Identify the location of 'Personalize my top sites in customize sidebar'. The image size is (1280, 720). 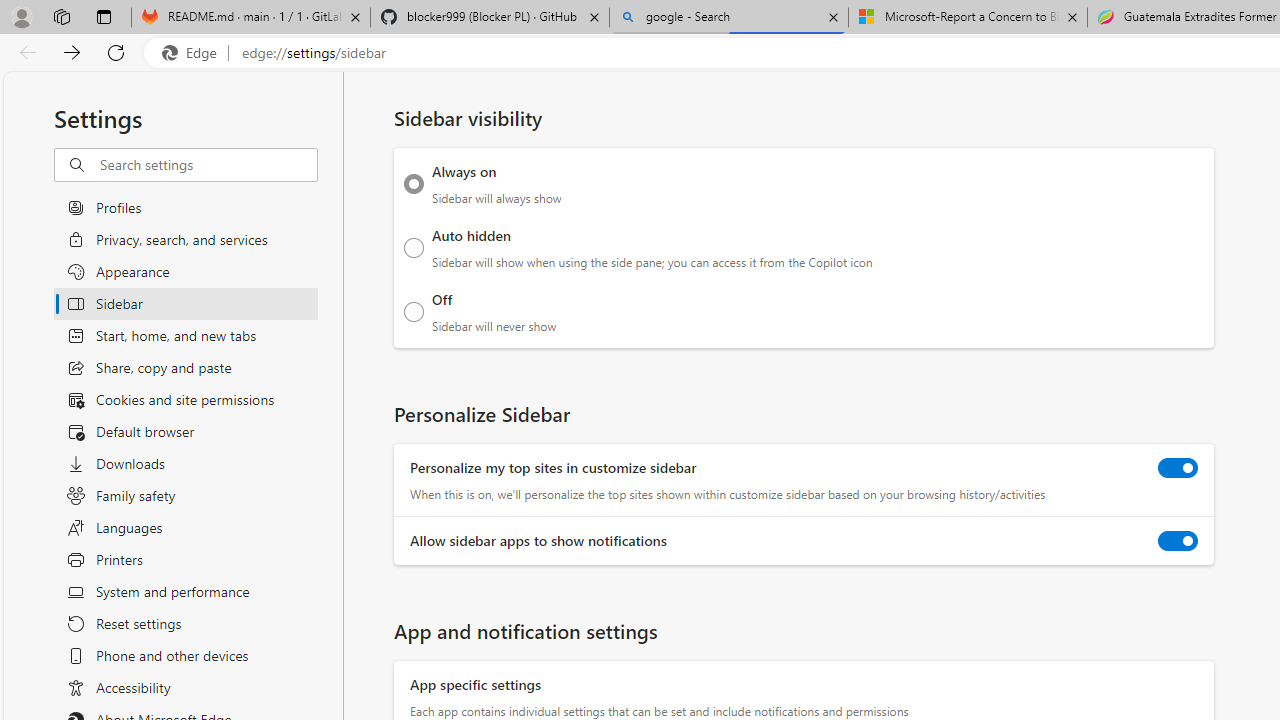
(1178, 468).